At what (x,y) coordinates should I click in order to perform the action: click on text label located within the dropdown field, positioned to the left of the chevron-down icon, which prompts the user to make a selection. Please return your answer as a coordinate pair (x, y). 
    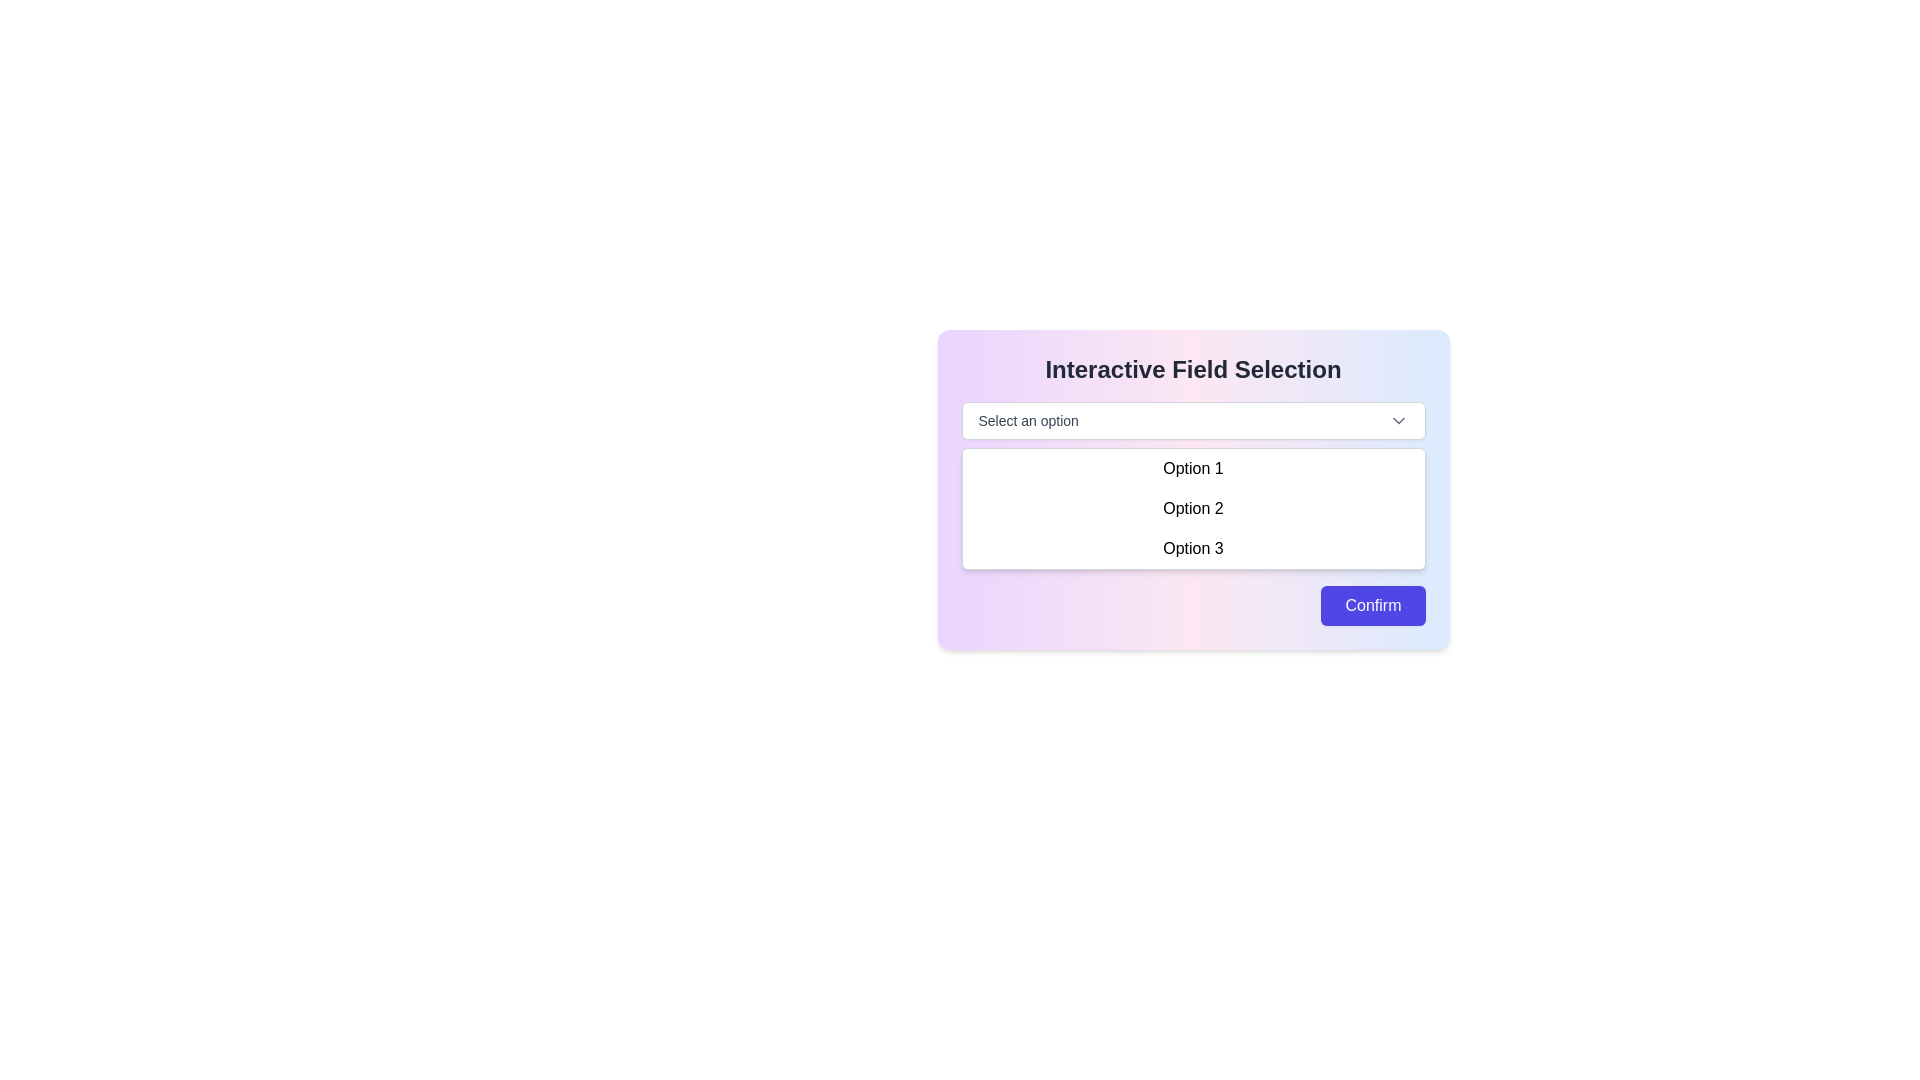
    Looking at the image, I should click on (1028, 419).